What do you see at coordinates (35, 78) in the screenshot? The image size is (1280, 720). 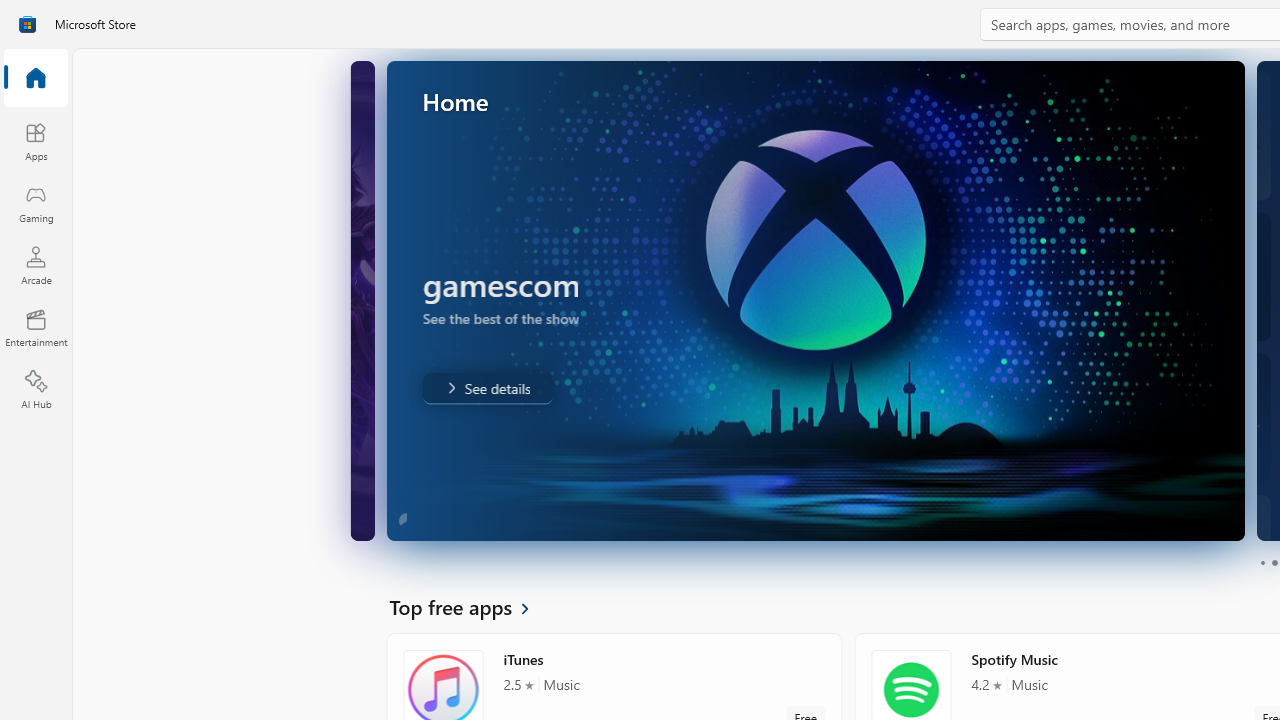 I see `'Home'` at bounding box center [35, 78].